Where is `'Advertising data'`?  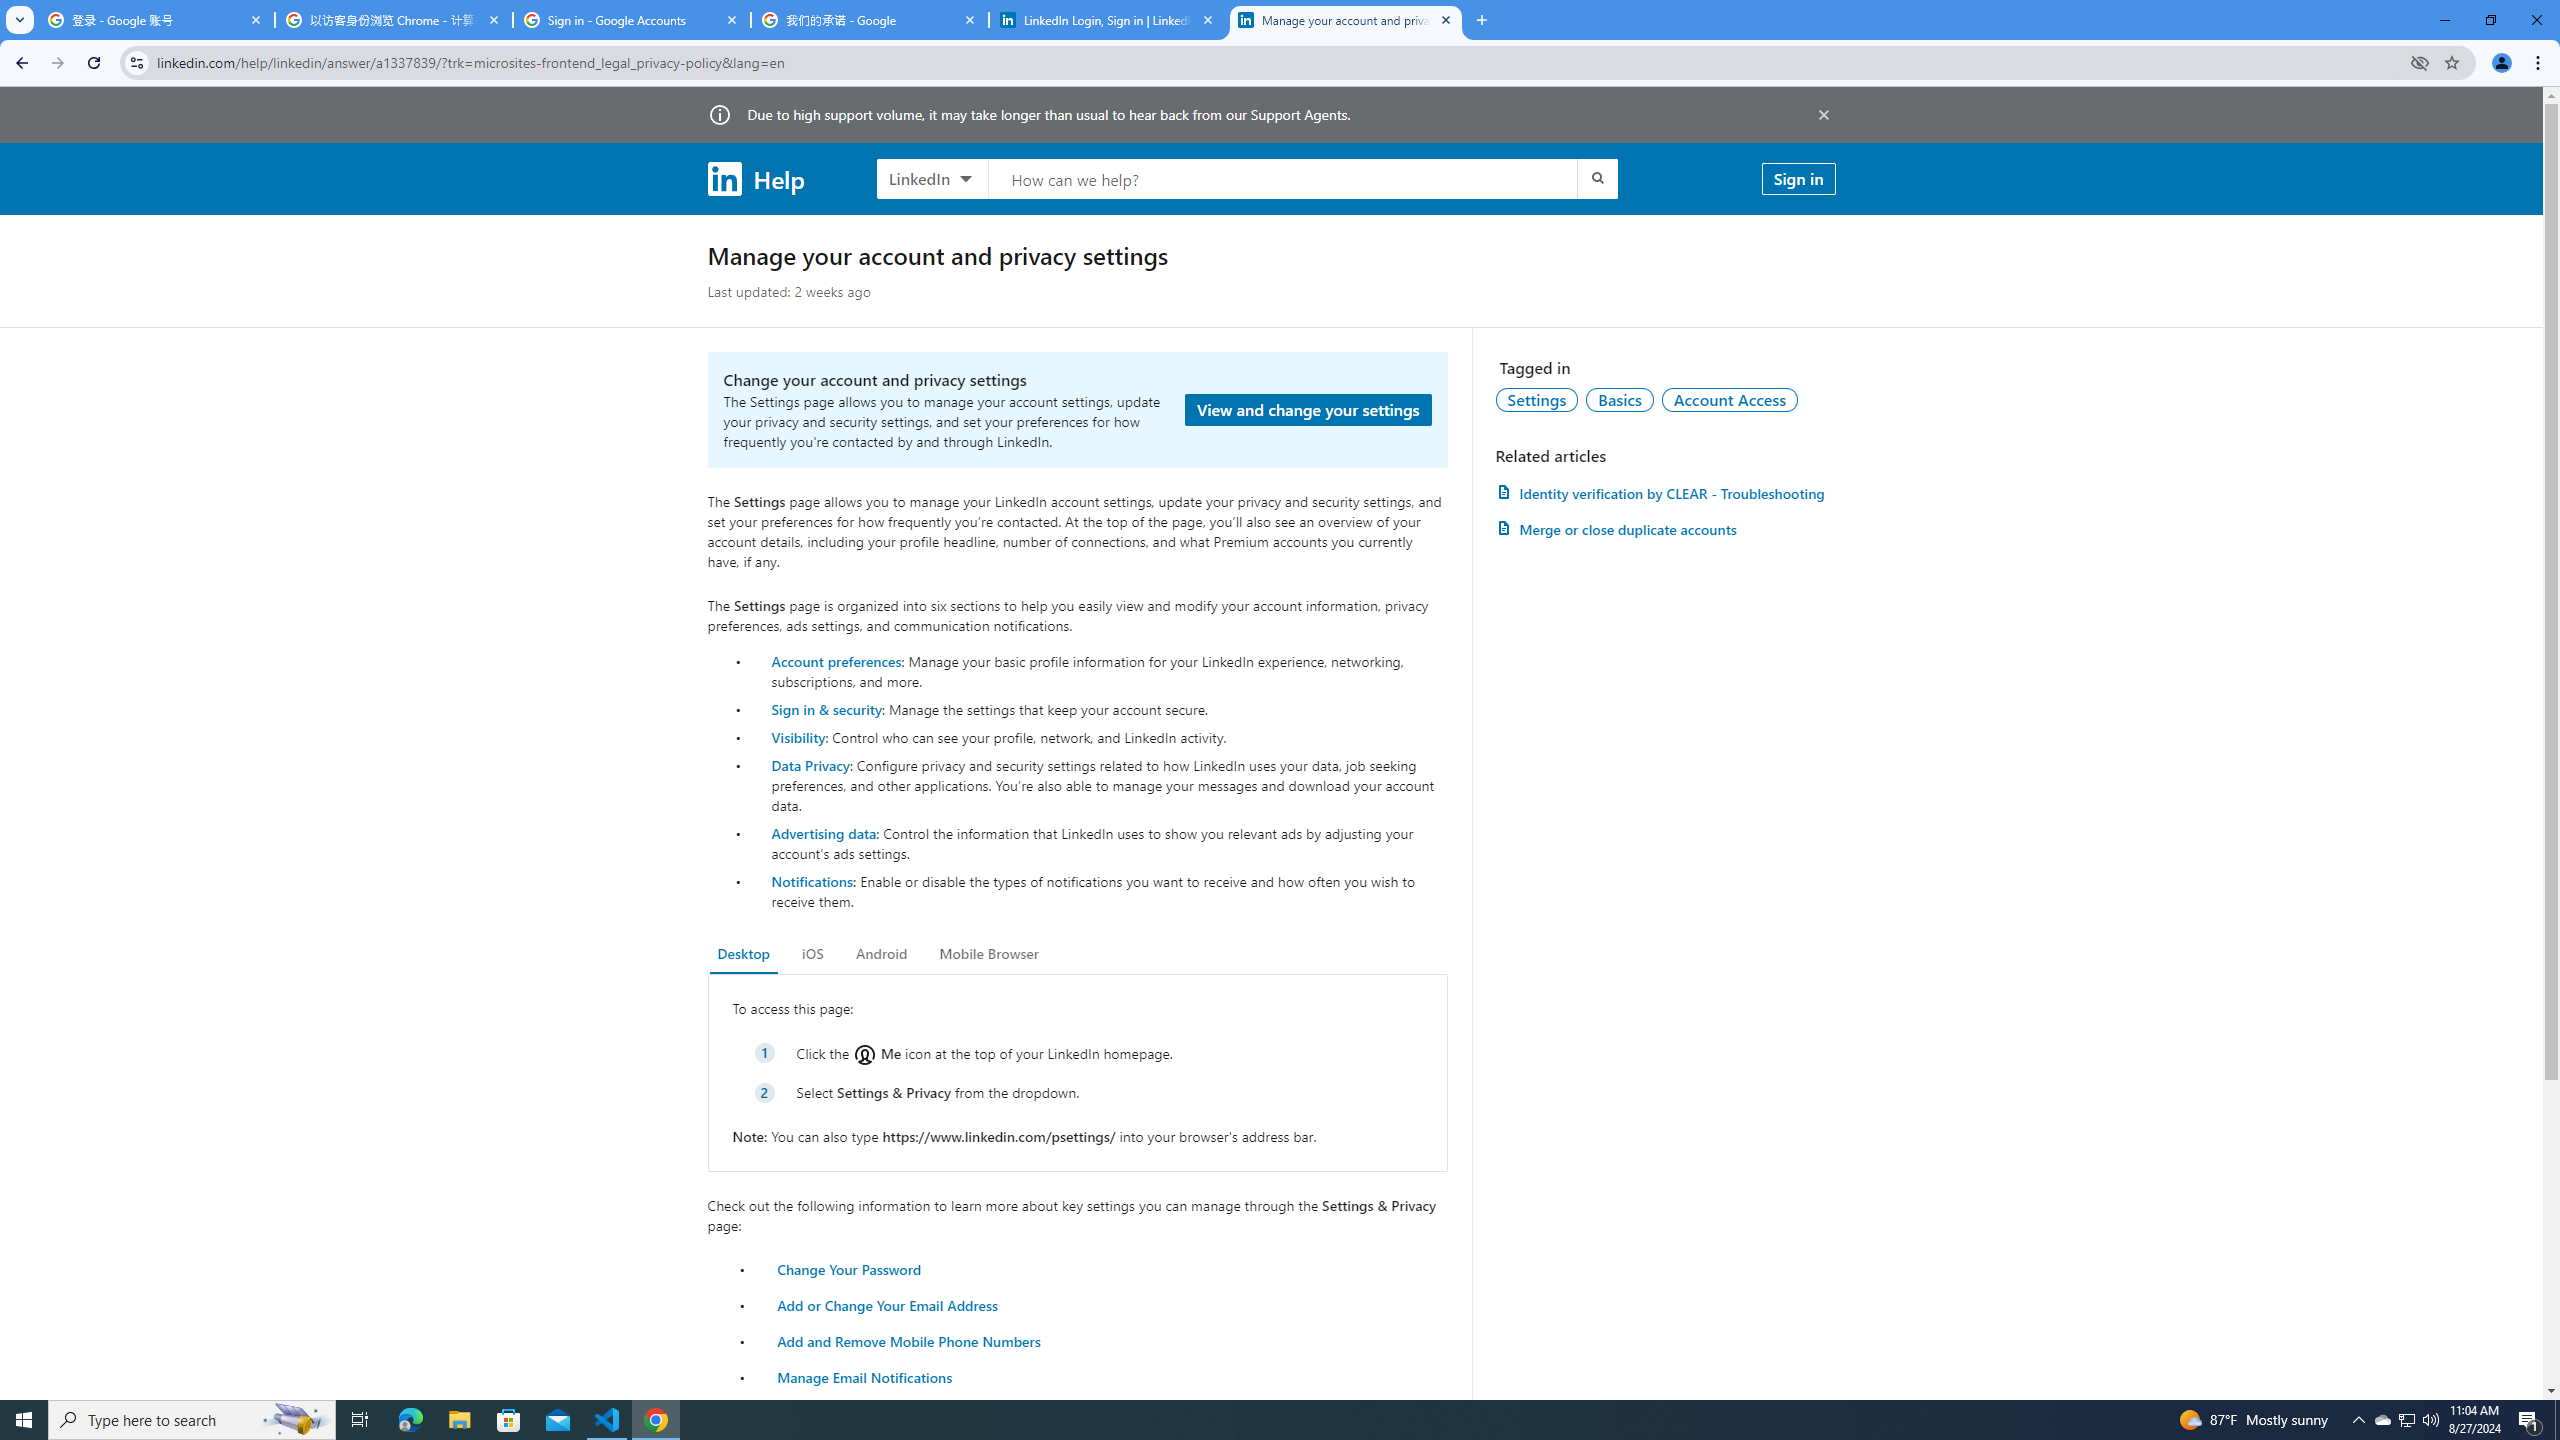 'Advertising data' is located at coordinates (823, 832).